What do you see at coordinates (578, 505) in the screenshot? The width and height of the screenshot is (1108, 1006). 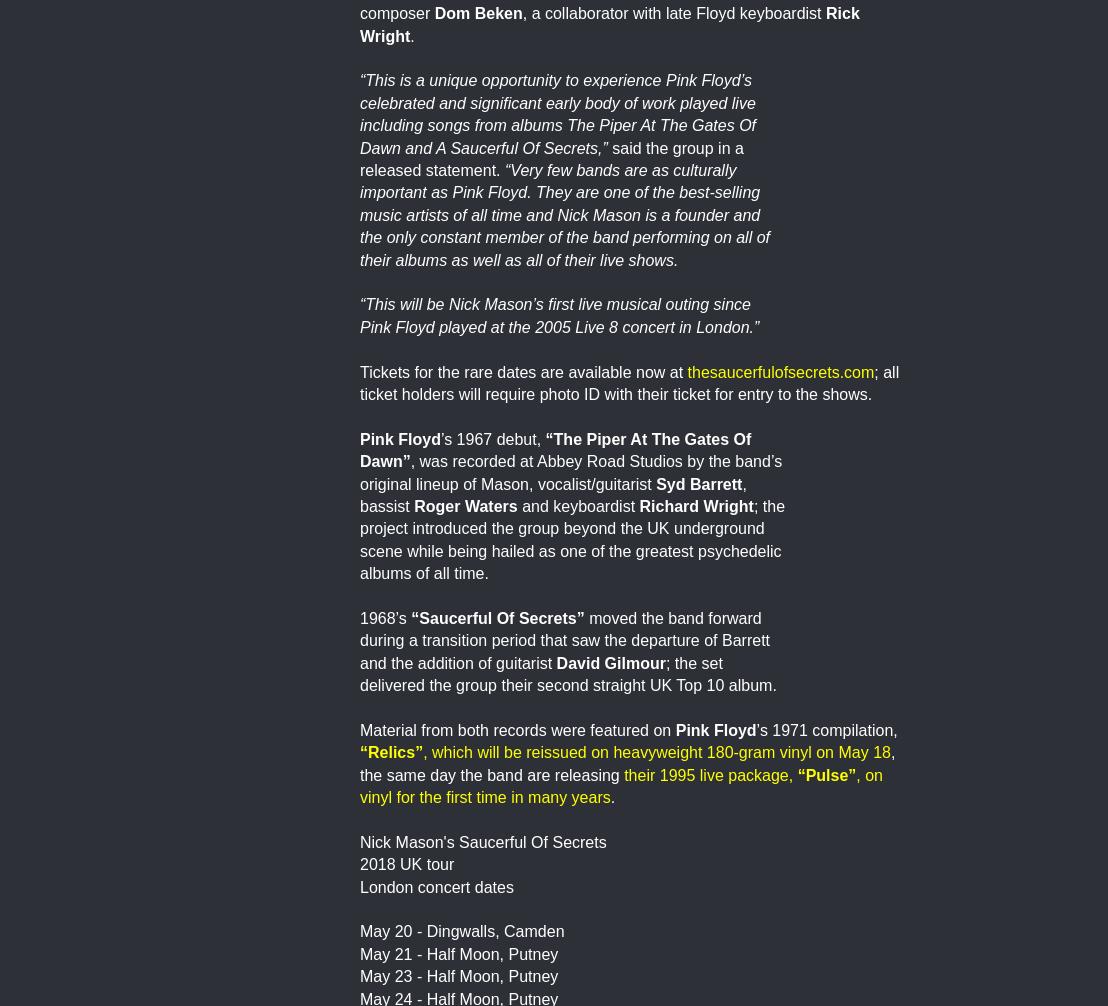 I see `'and keyboardist'` at bounding box center [578, 505].